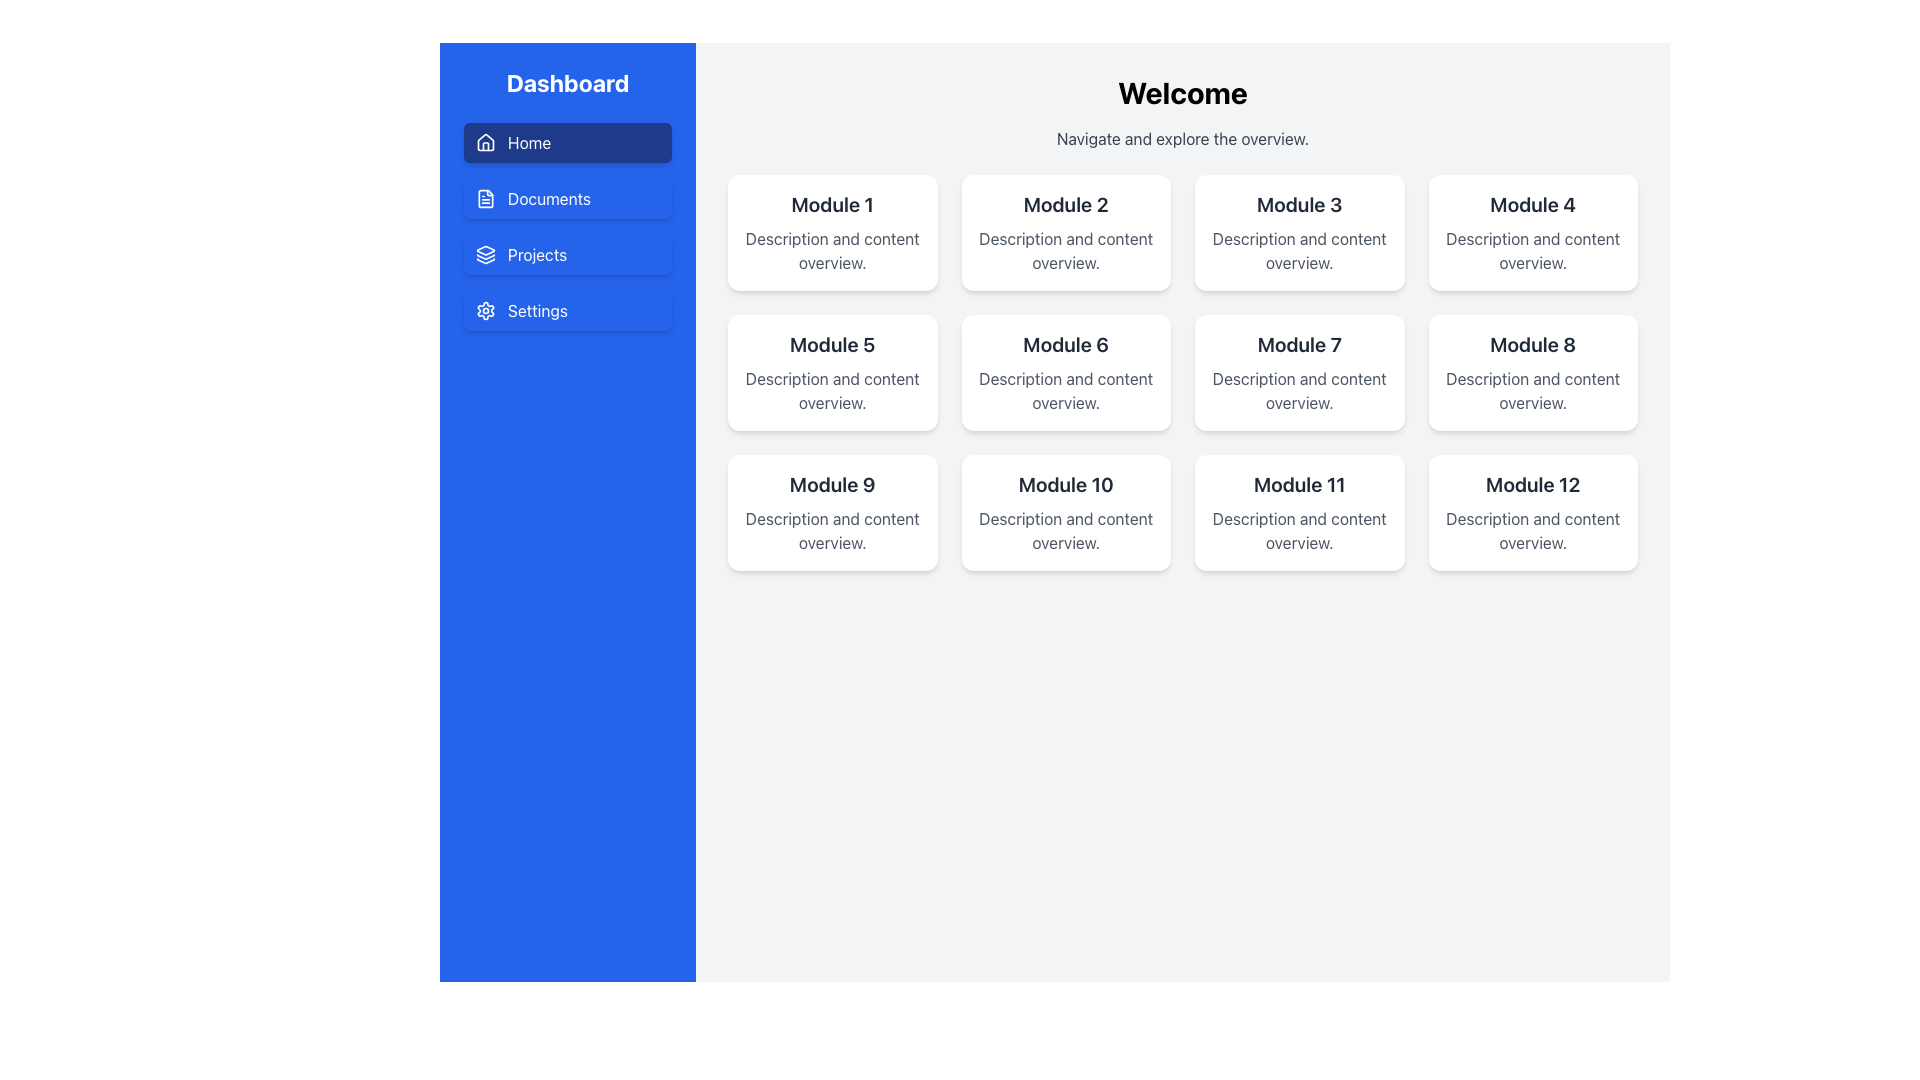 Image resolution: width=1920 pixels, height=1080 pixels. What do you see at coordinates (1065, 343) in the screenshot?
I see `the text label that reads 'Module 6', which is styled in a bold font and located in the second card of the second row in a 4x3 grid layout` at bounding box center [1065, 343].